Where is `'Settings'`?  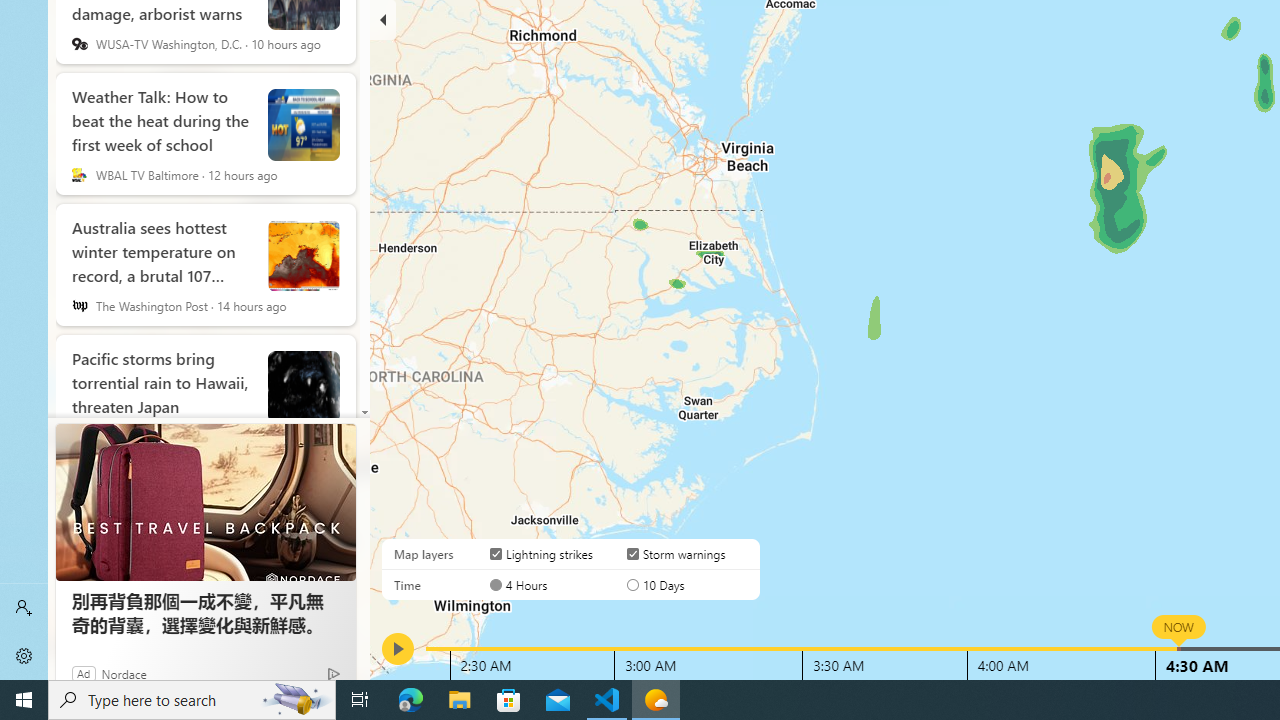
'Settings' is located at coordinates (24, 655).